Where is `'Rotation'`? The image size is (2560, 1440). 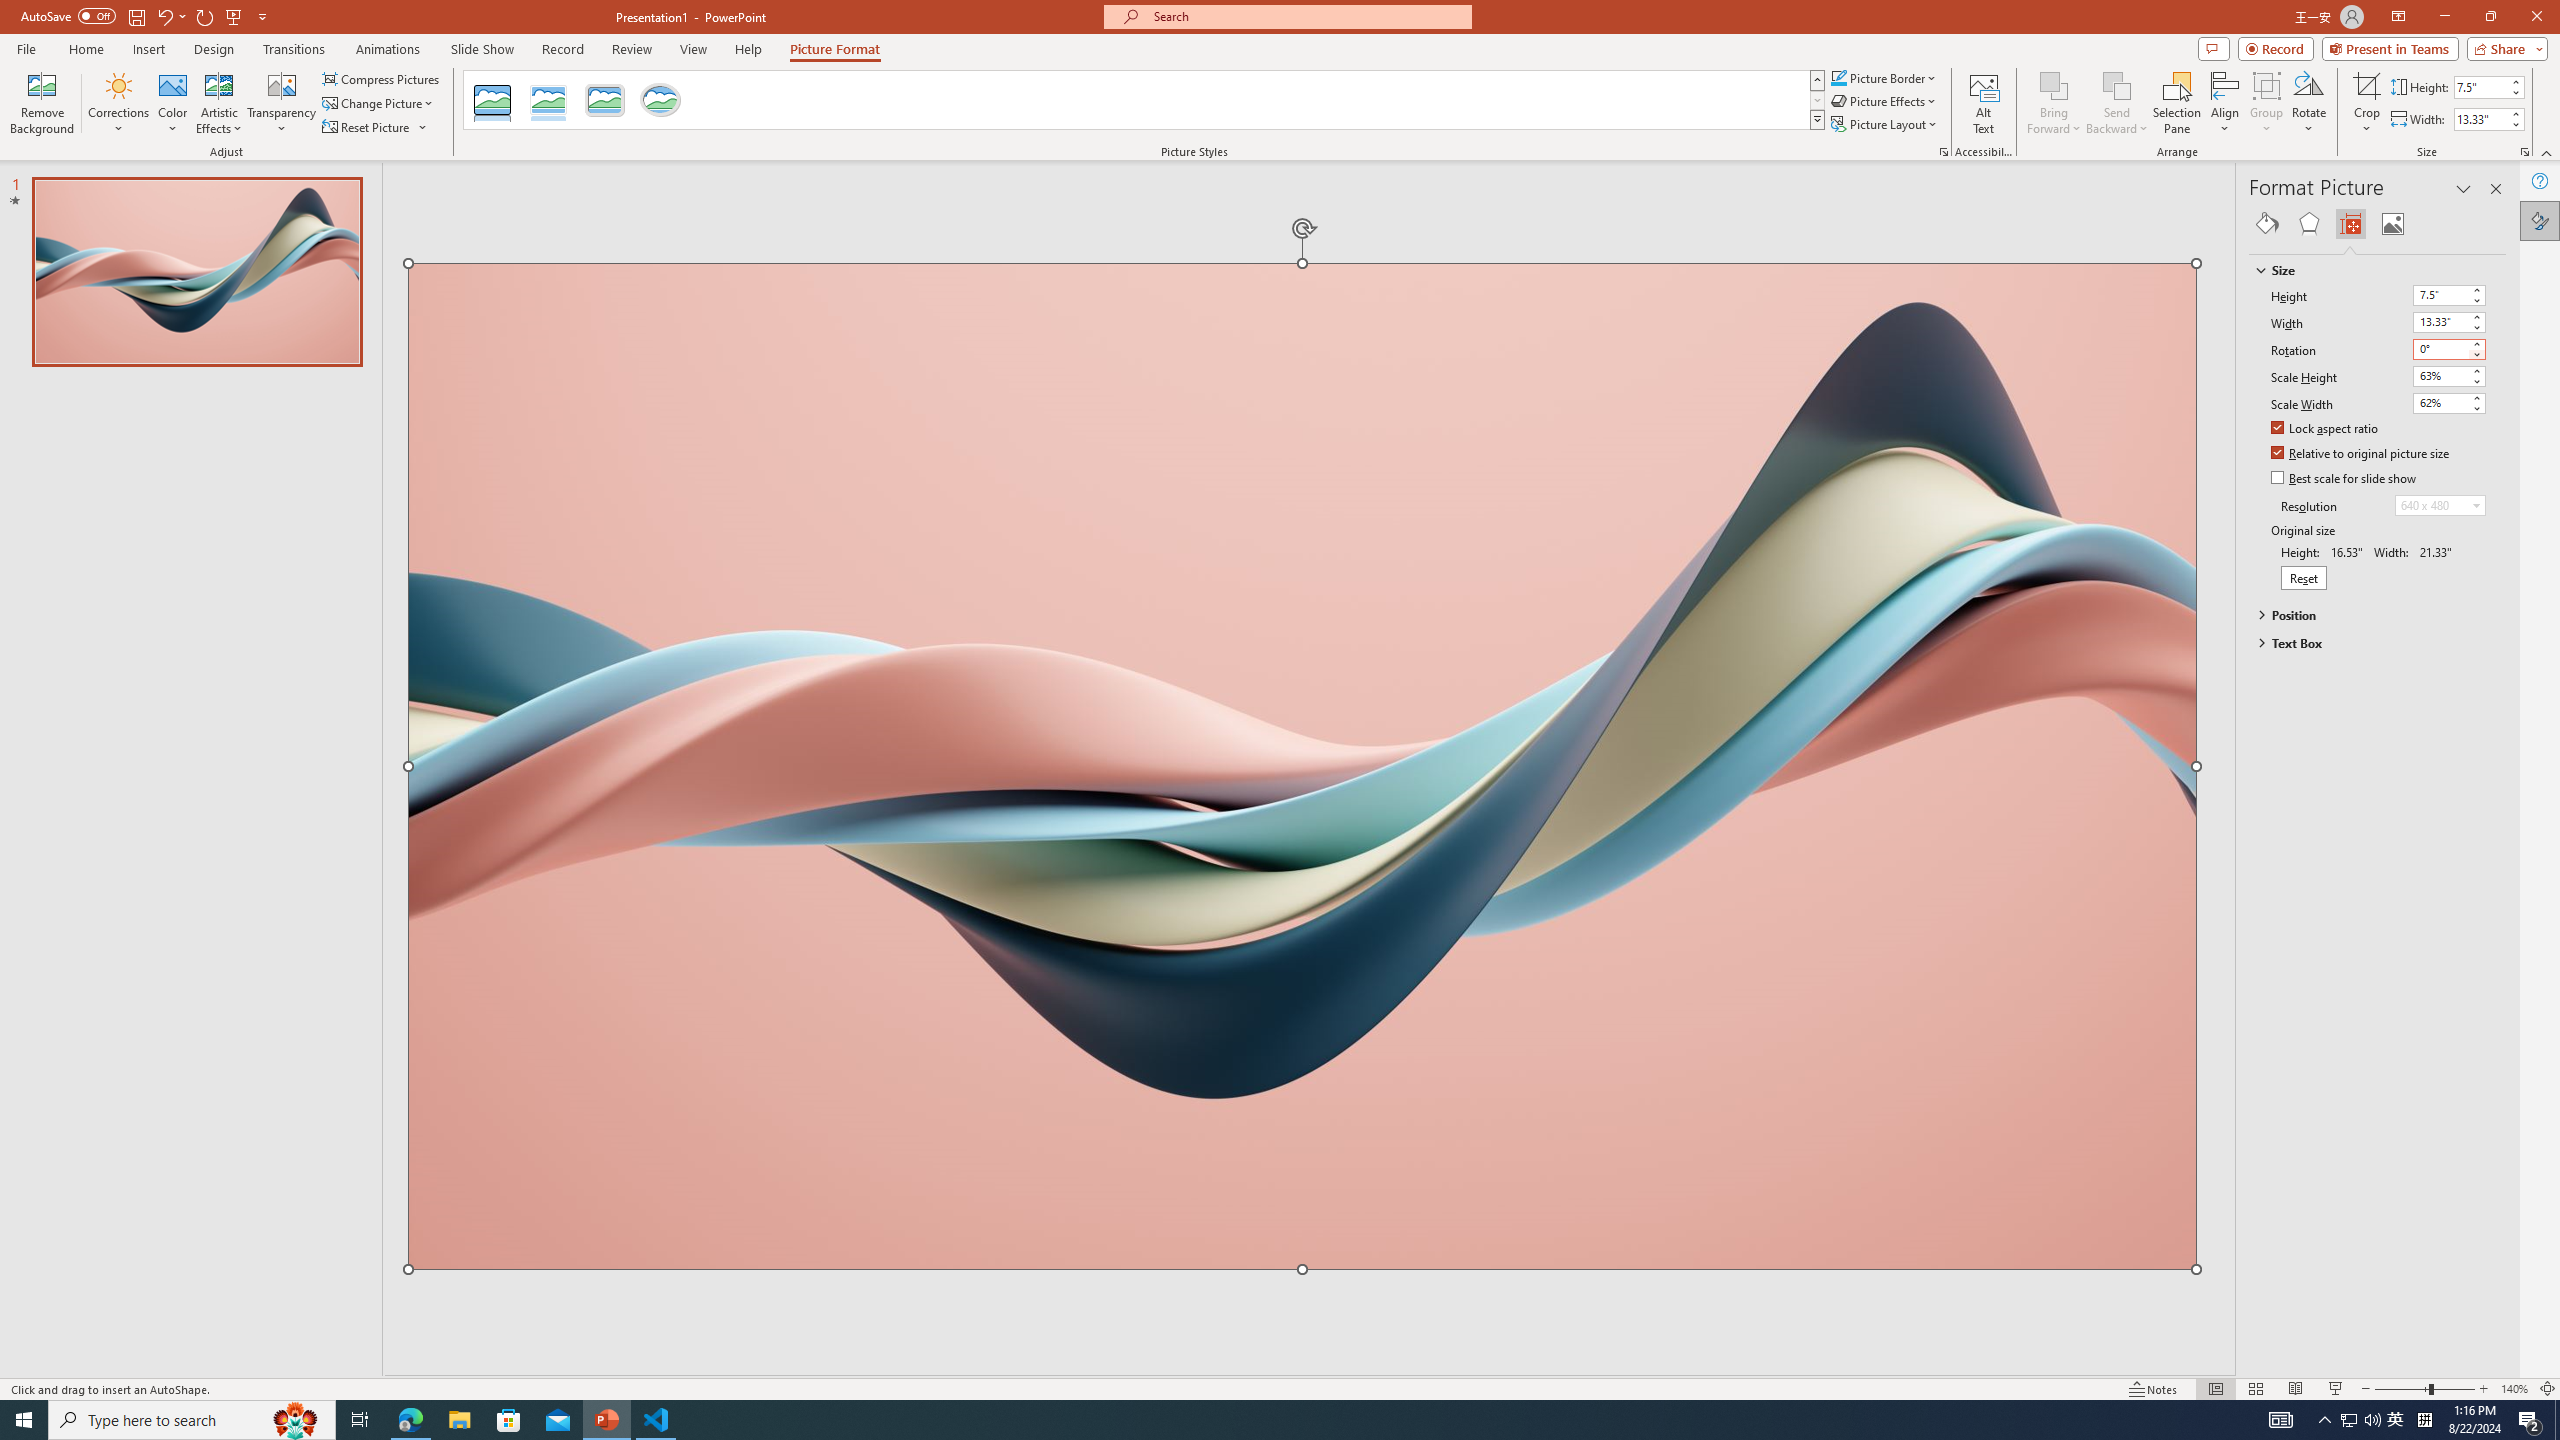
'Rotation' is located at coordinates (2449, 348).